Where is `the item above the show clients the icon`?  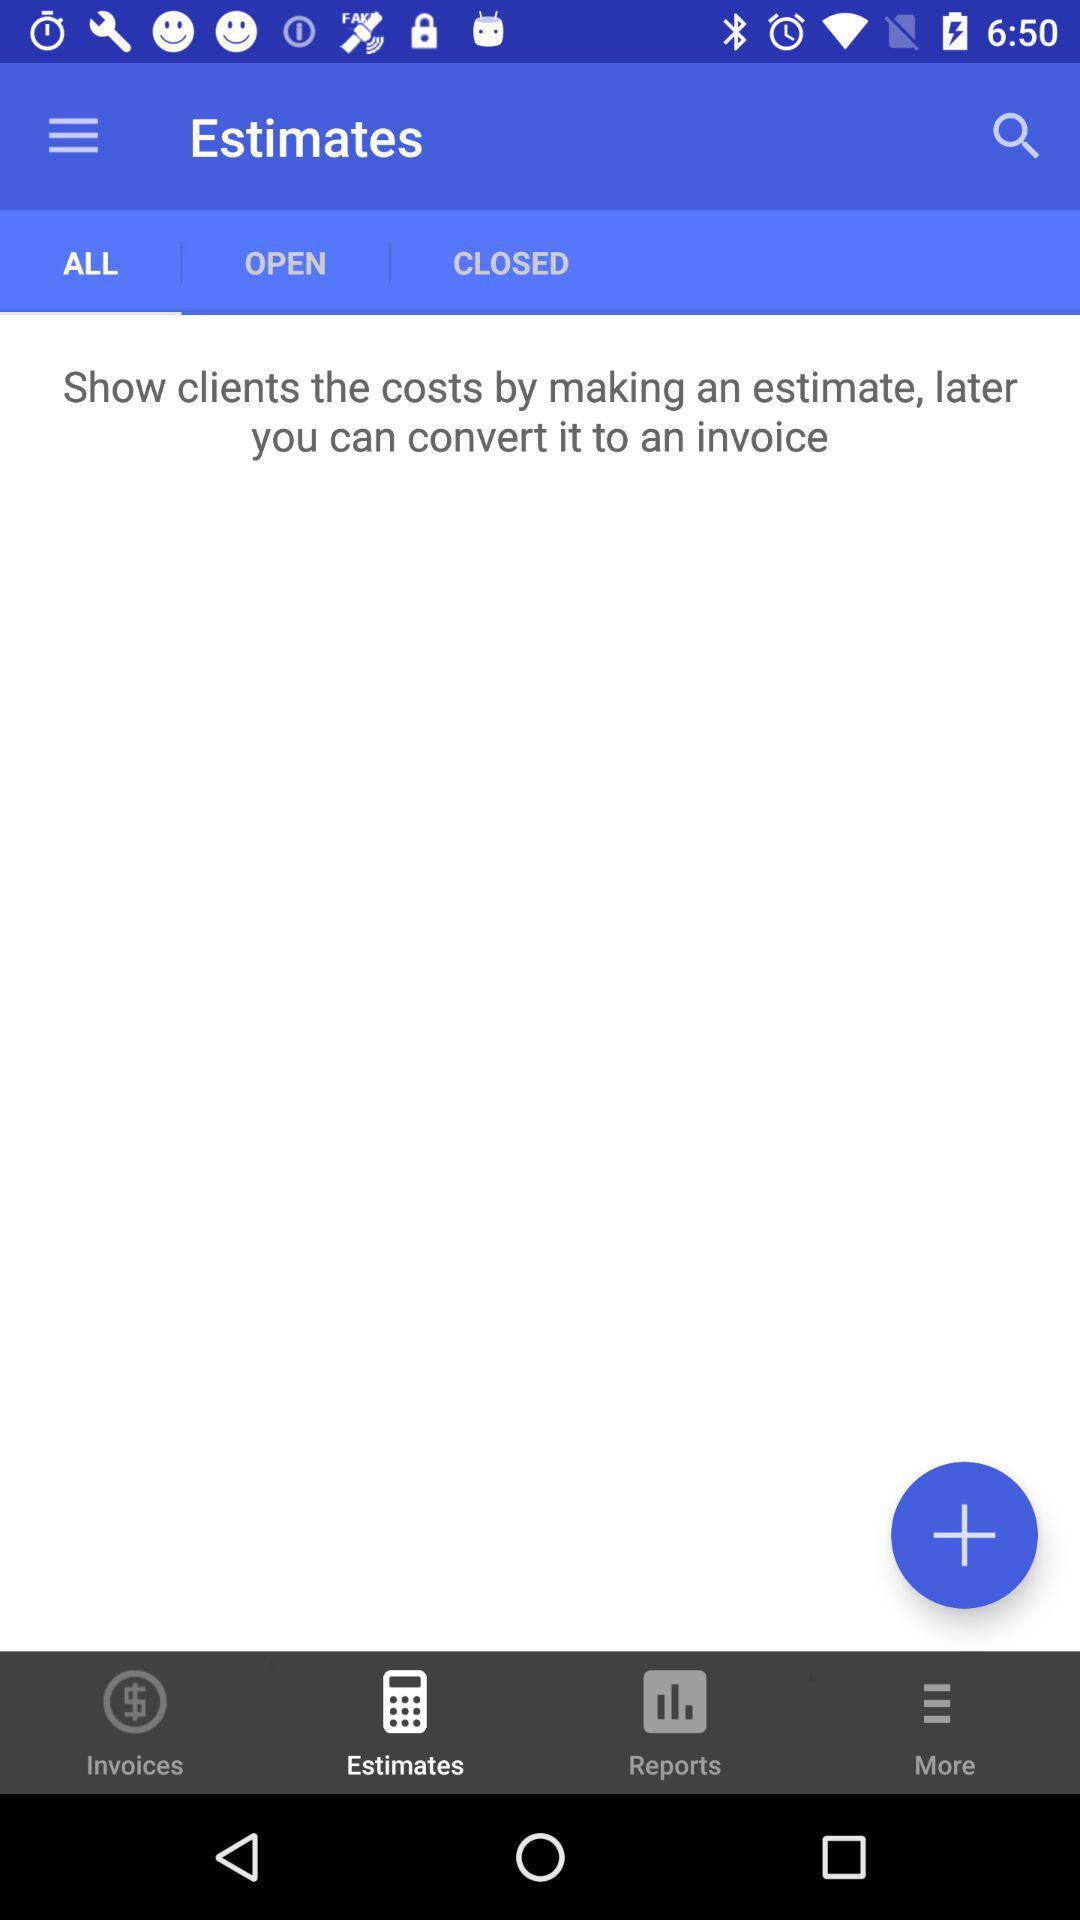 the item above the show clients the icon is located at coordinates (510, 261).